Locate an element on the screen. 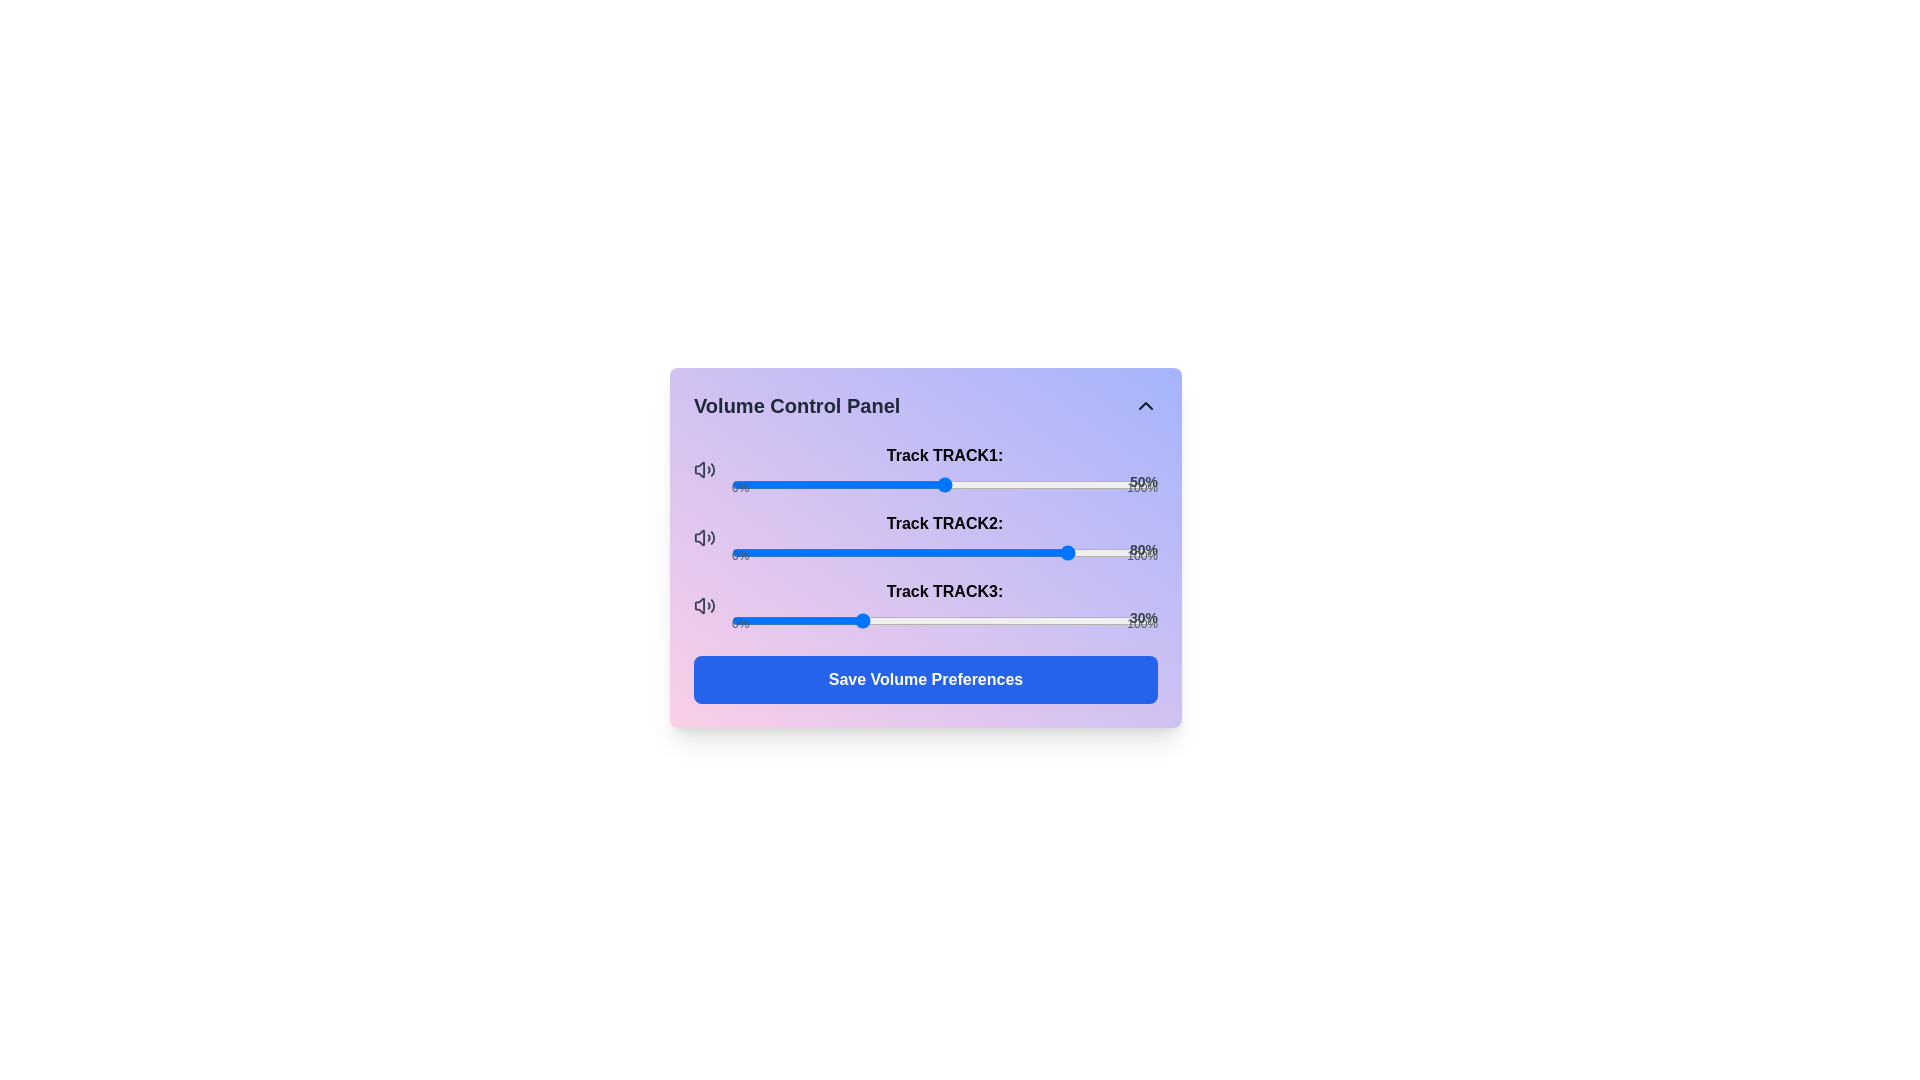 This screenshot has width=1920, height=1080. the slider value is located at coordinates (1123, 620).